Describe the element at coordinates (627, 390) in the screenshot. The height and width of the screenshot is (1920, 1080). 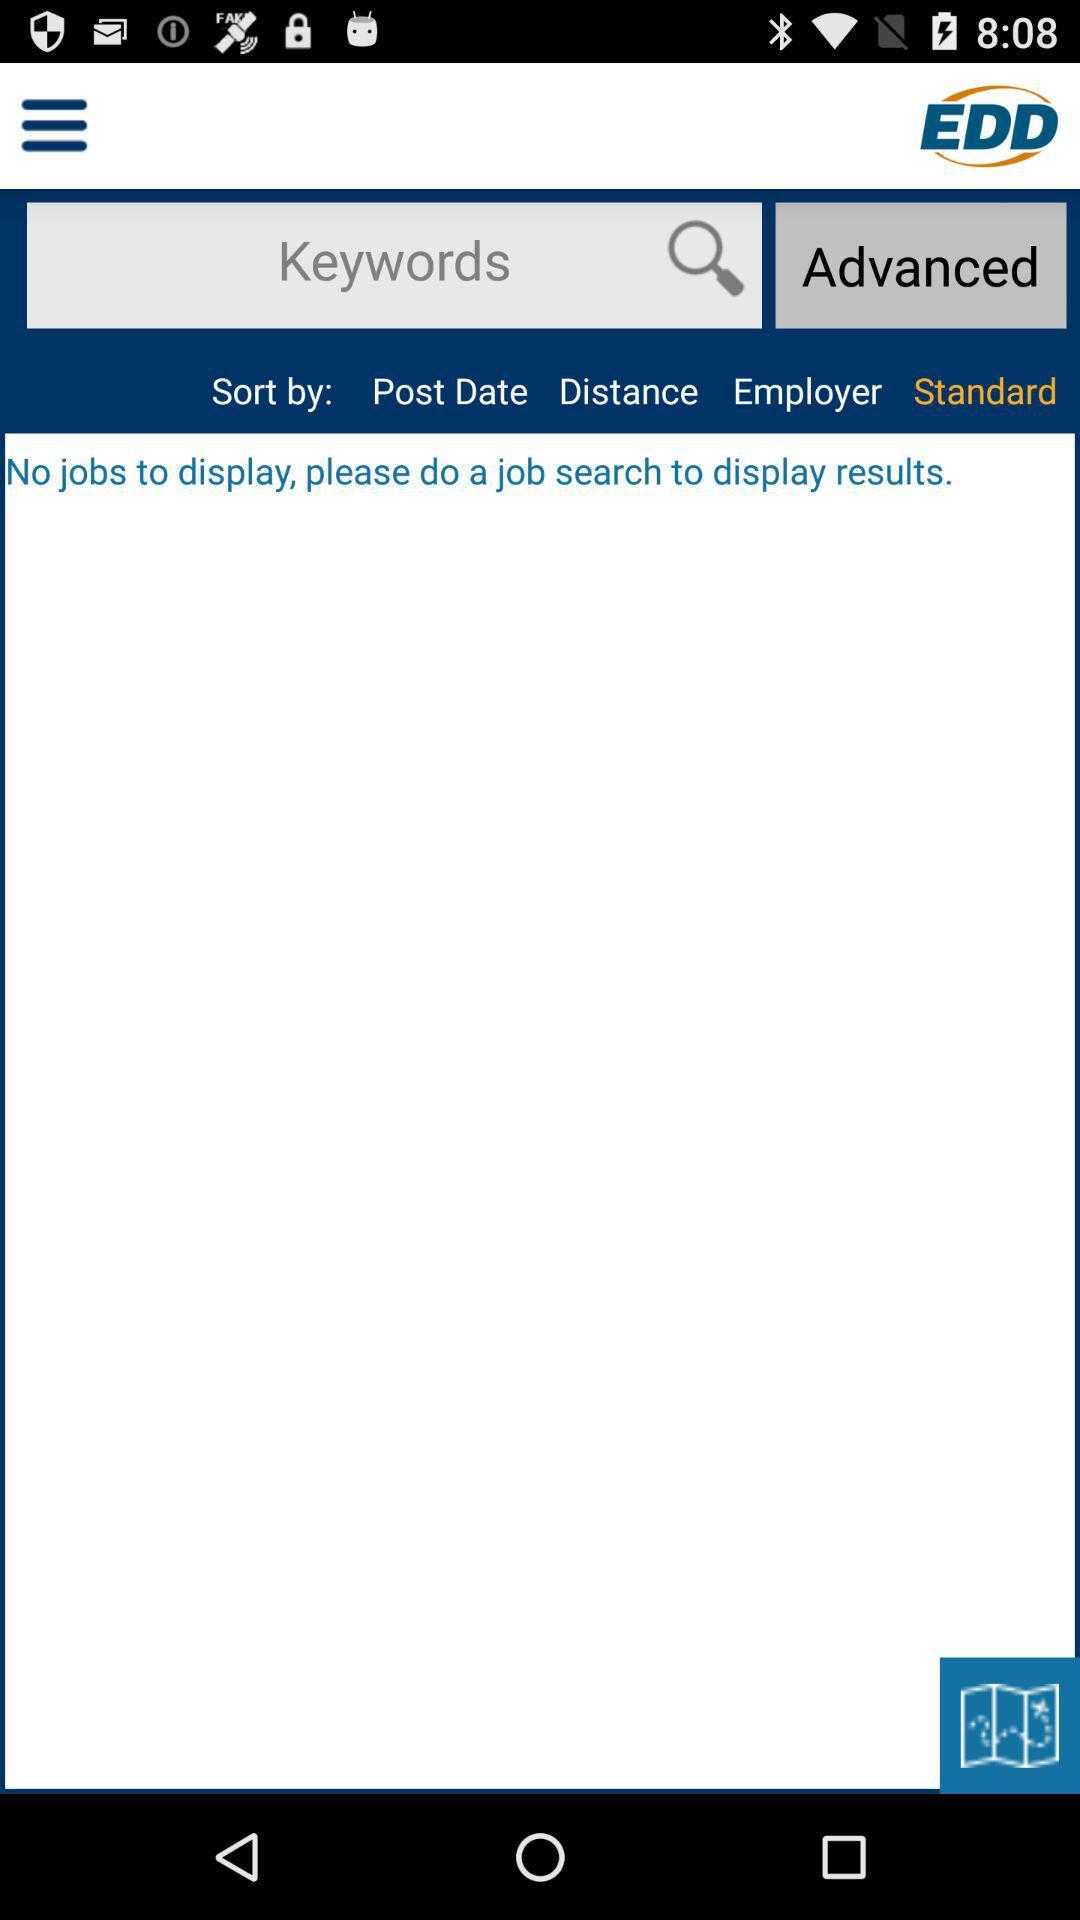
I see `app to the right of the post date icon` at that location.